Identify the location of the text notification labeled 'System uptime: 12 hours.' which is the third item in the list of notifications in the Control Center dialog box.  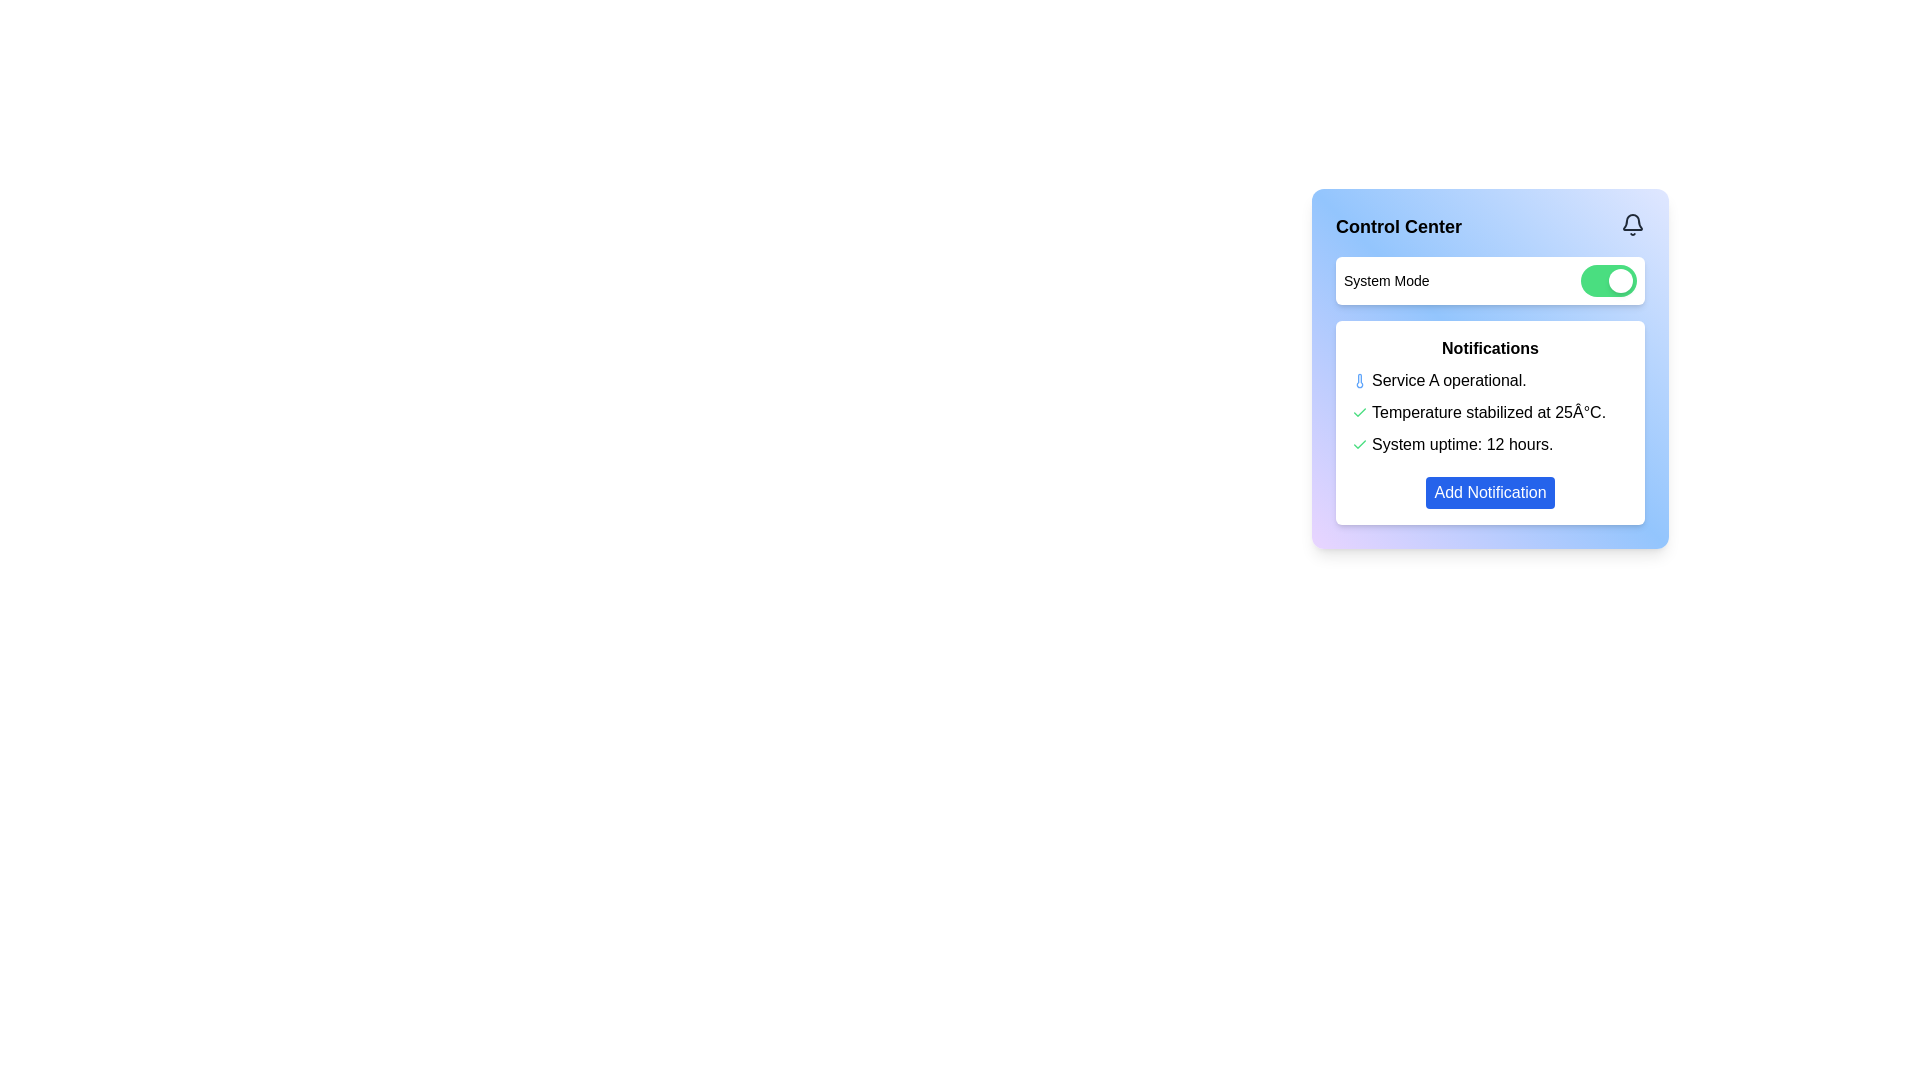
(1462, 443).